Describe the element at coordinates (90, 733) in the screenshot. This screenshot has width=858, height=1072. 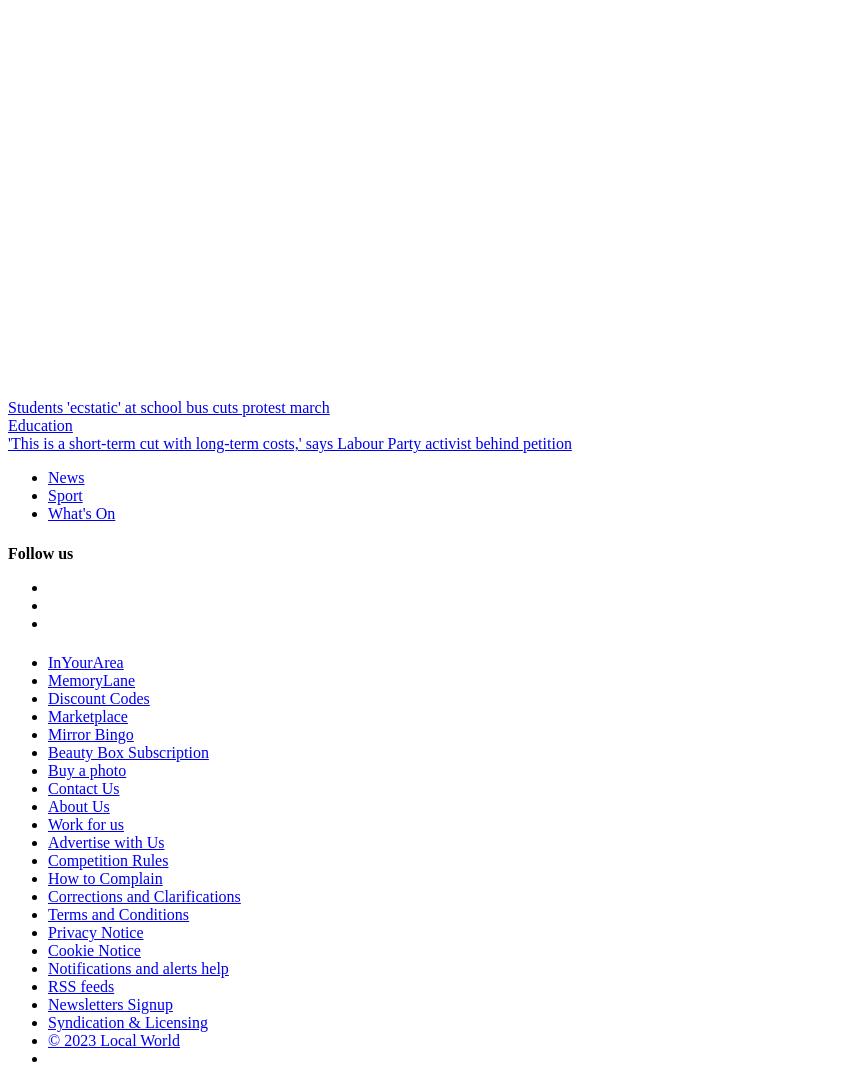
I see `'Mirror Bingo'` at that location.